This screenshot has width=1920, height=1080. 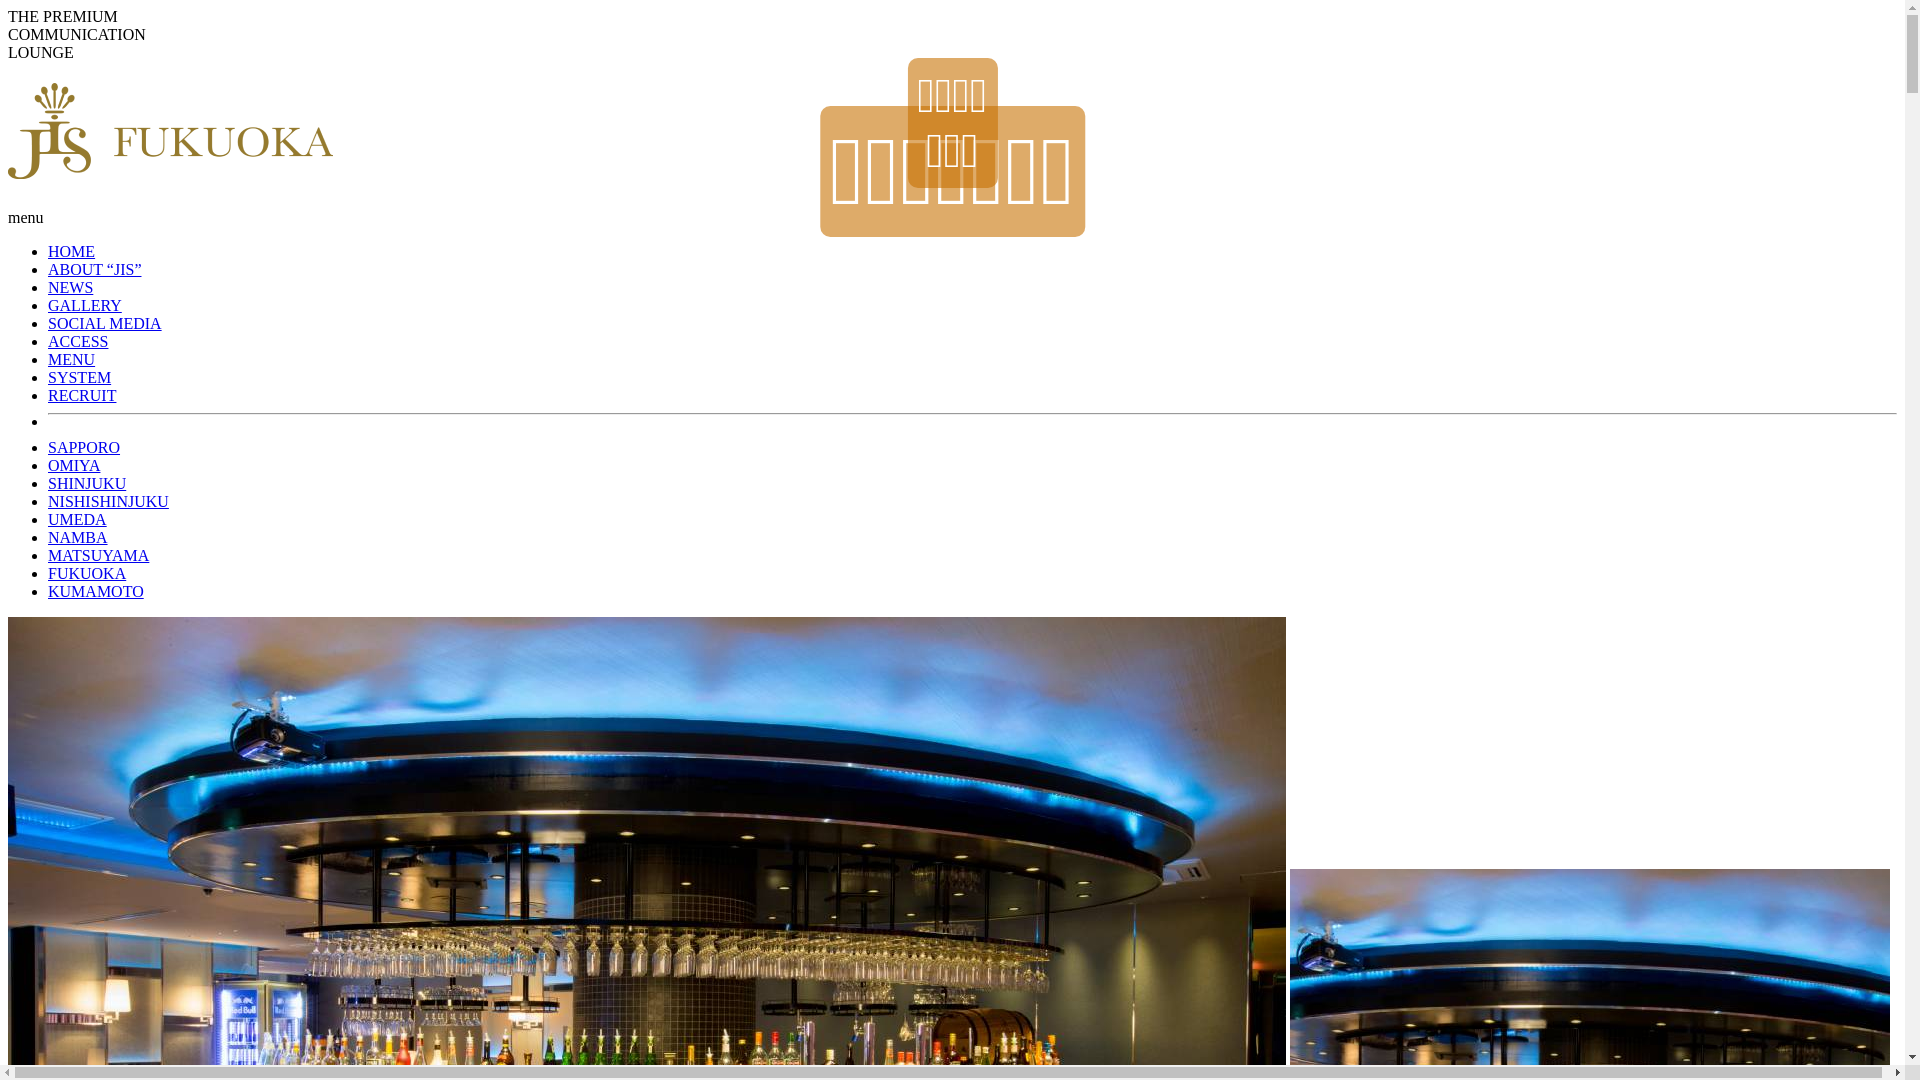 What do you see at coordinates (104, 322) in the screenshot?
I see `'SOCIAL MEDIA'` at bounding box center [104, 322].